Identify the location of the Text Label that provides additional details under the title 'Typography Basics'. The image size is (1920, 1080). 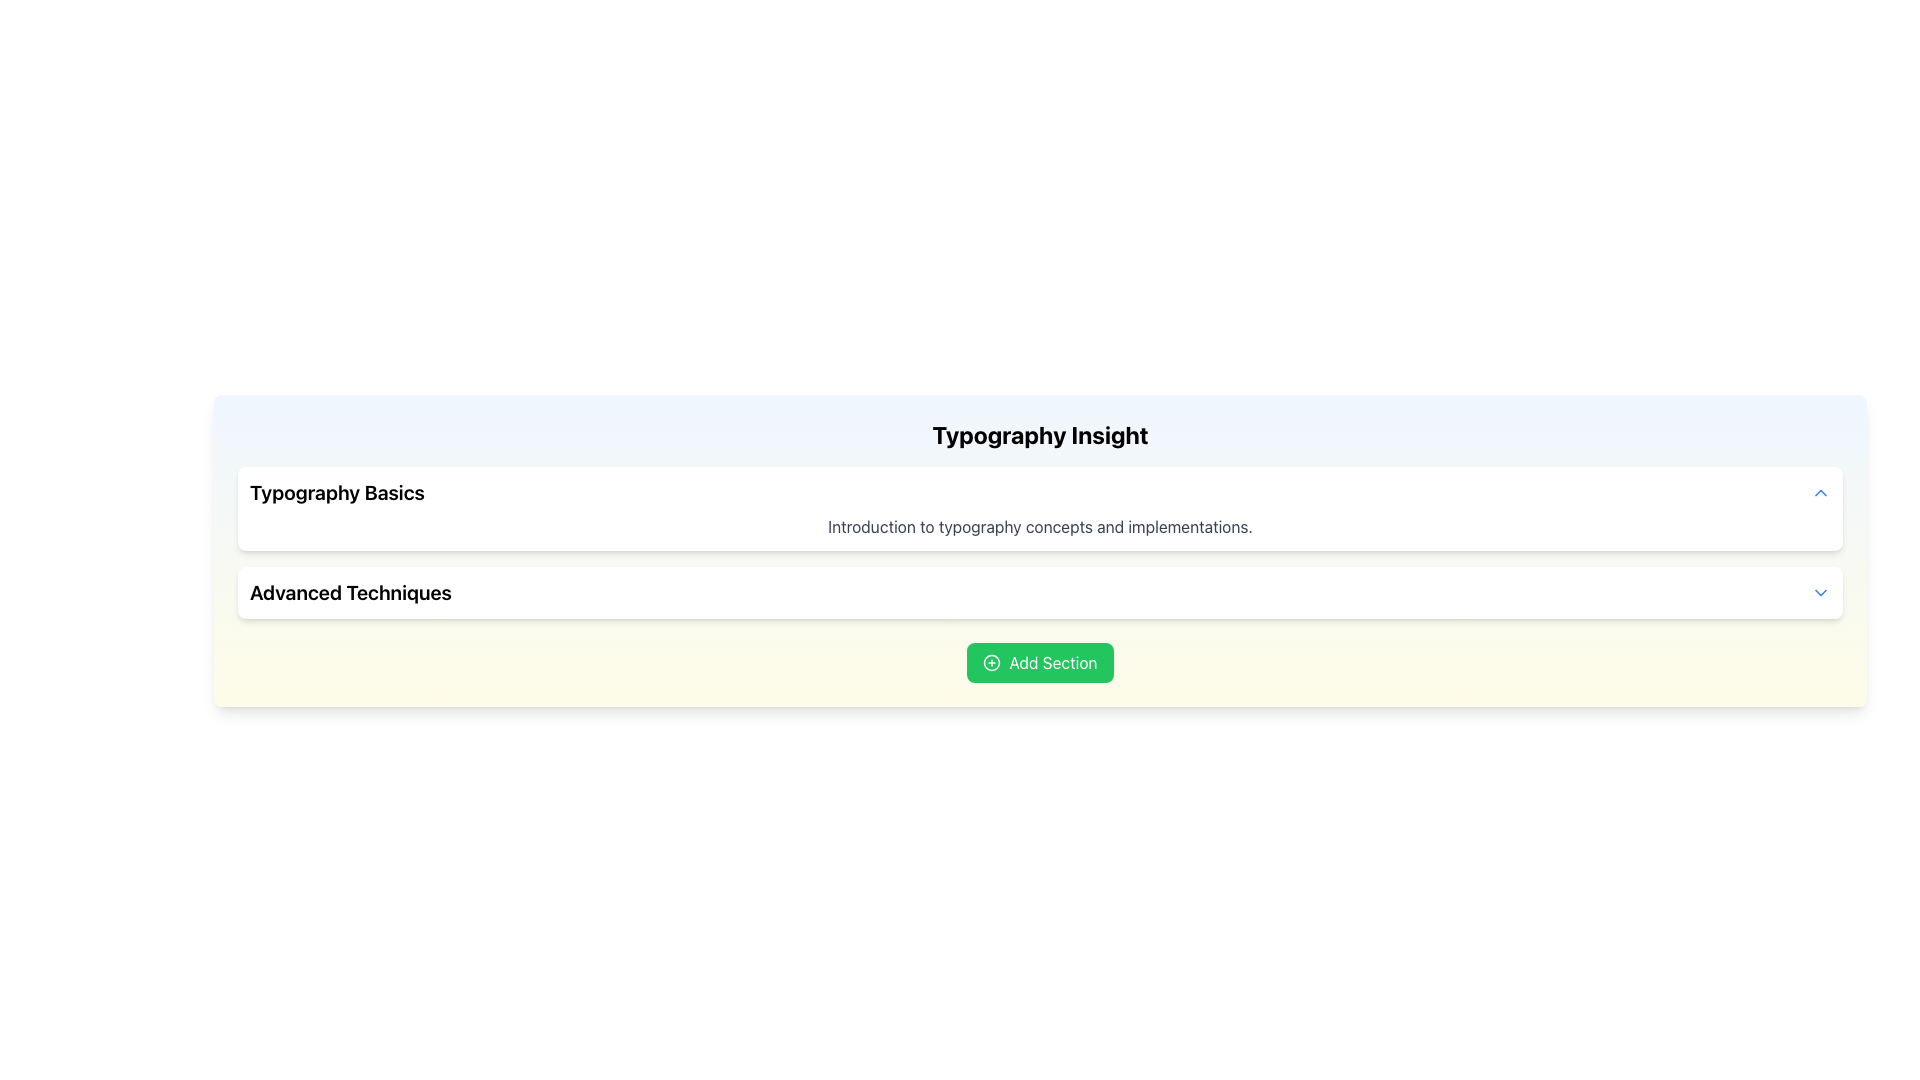
(1040, 526).